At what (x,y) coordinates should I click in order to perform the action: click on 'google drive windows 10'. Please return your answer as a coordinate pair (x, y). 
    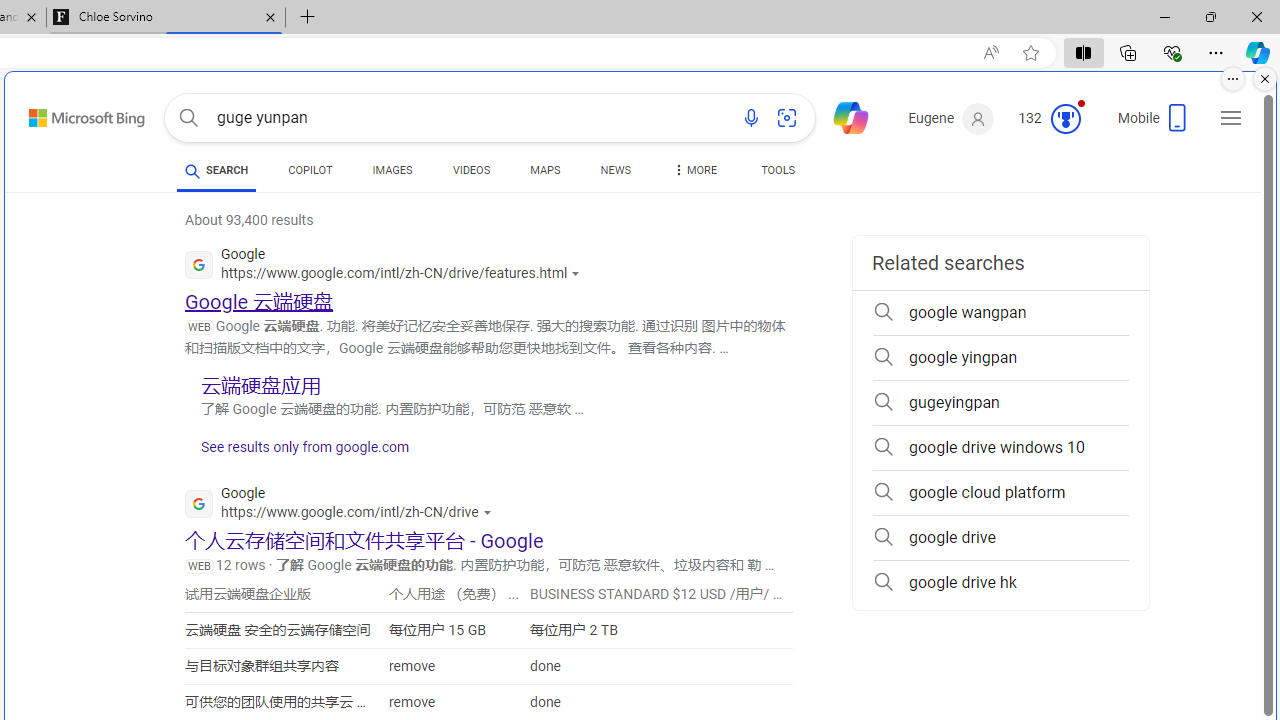
    Looking at the image, I should click on (1000, 447).